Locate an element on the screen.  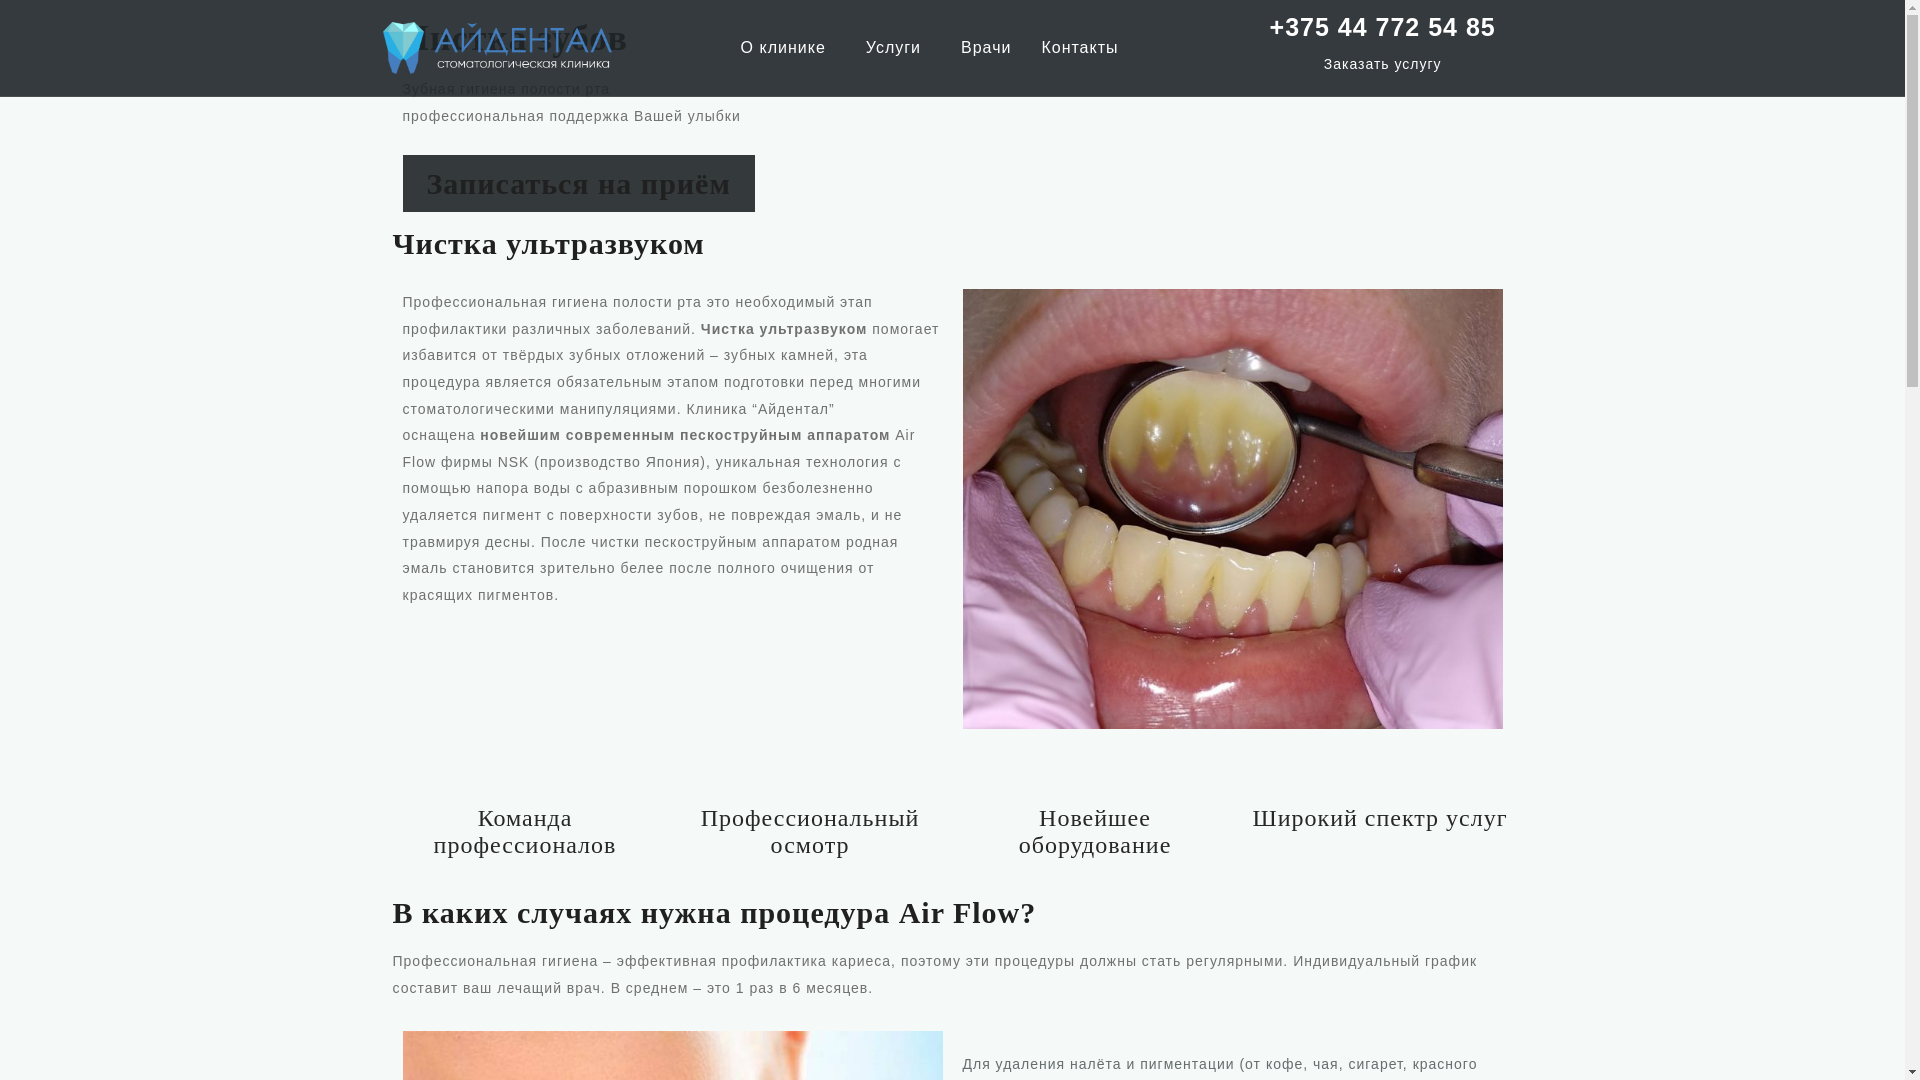
'+375 44 772 54 85' is located at coordinates (1381, 27).